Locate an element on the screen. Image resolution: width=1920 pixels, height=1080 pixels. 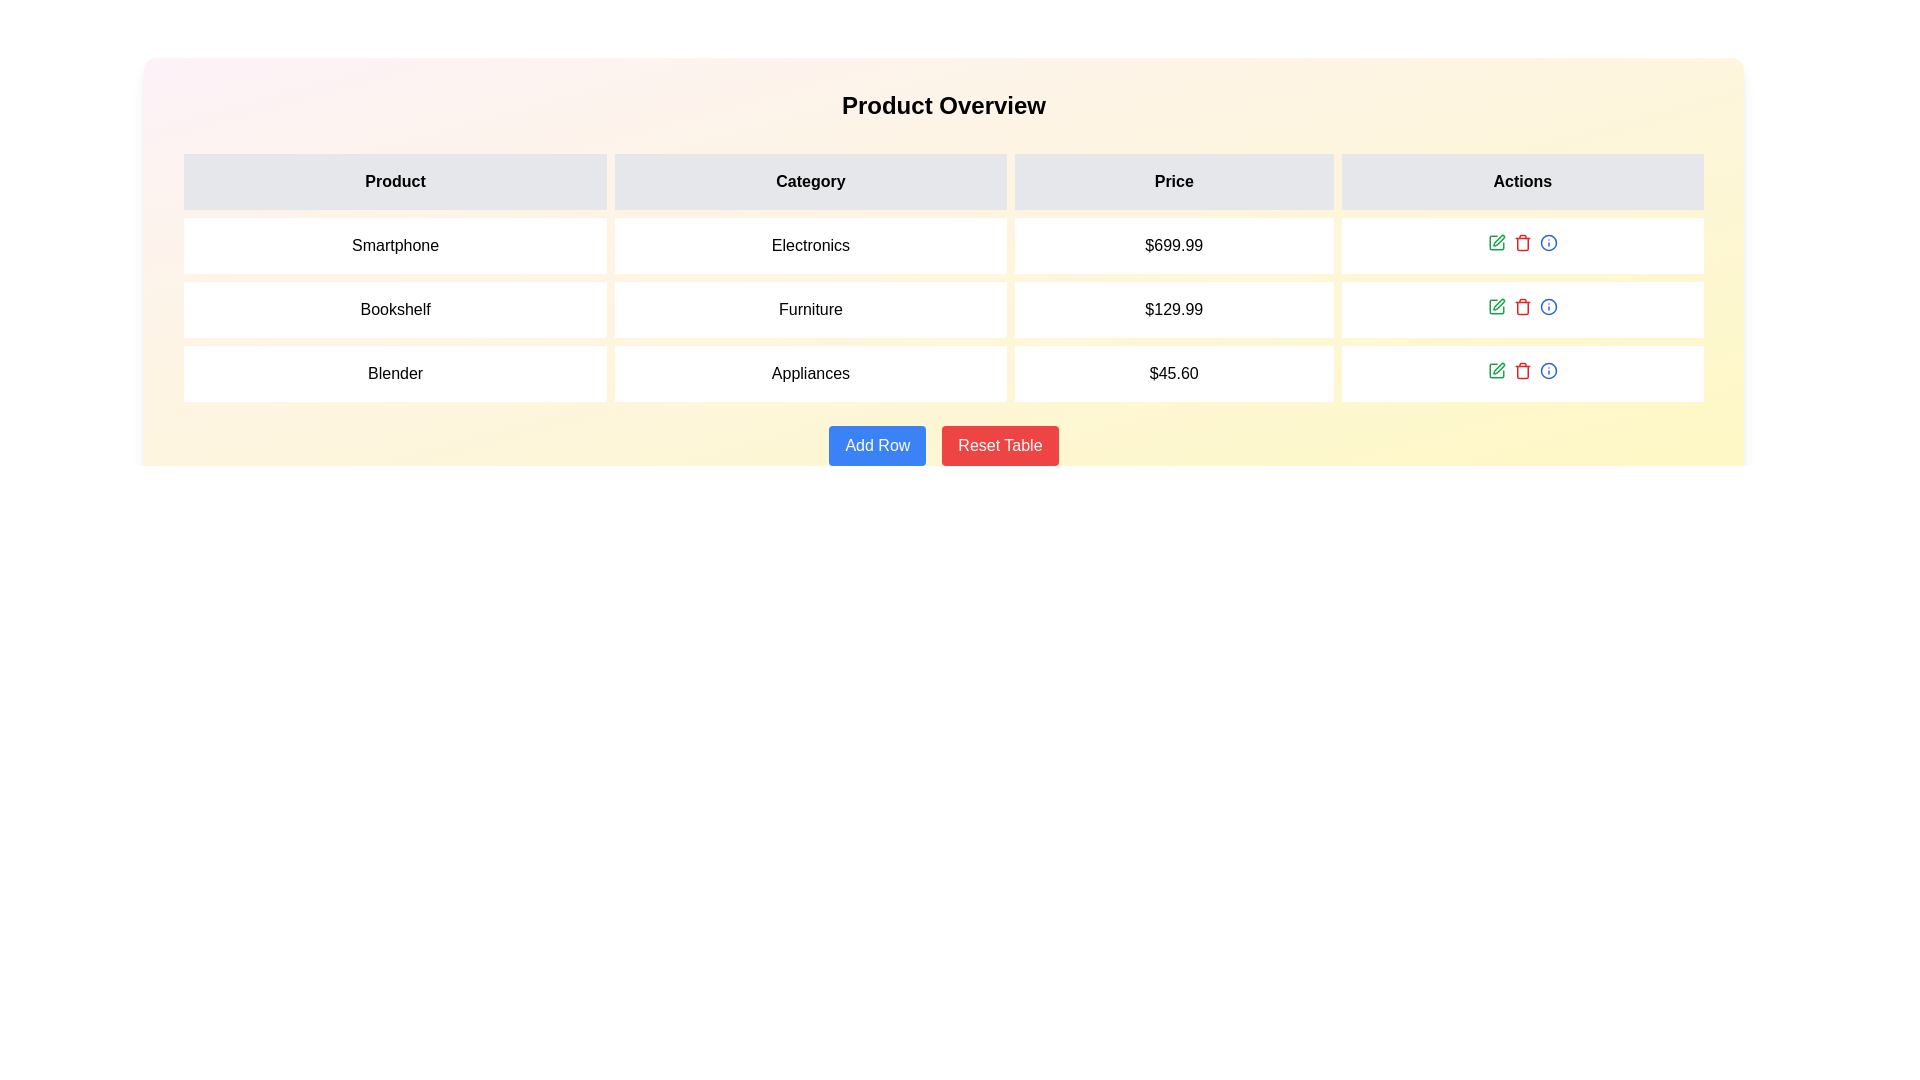
edit icon button located in the 'Actions' column of the last row in the 'Product Overview' table for accessibility information is located at coordinates (1499, 368).